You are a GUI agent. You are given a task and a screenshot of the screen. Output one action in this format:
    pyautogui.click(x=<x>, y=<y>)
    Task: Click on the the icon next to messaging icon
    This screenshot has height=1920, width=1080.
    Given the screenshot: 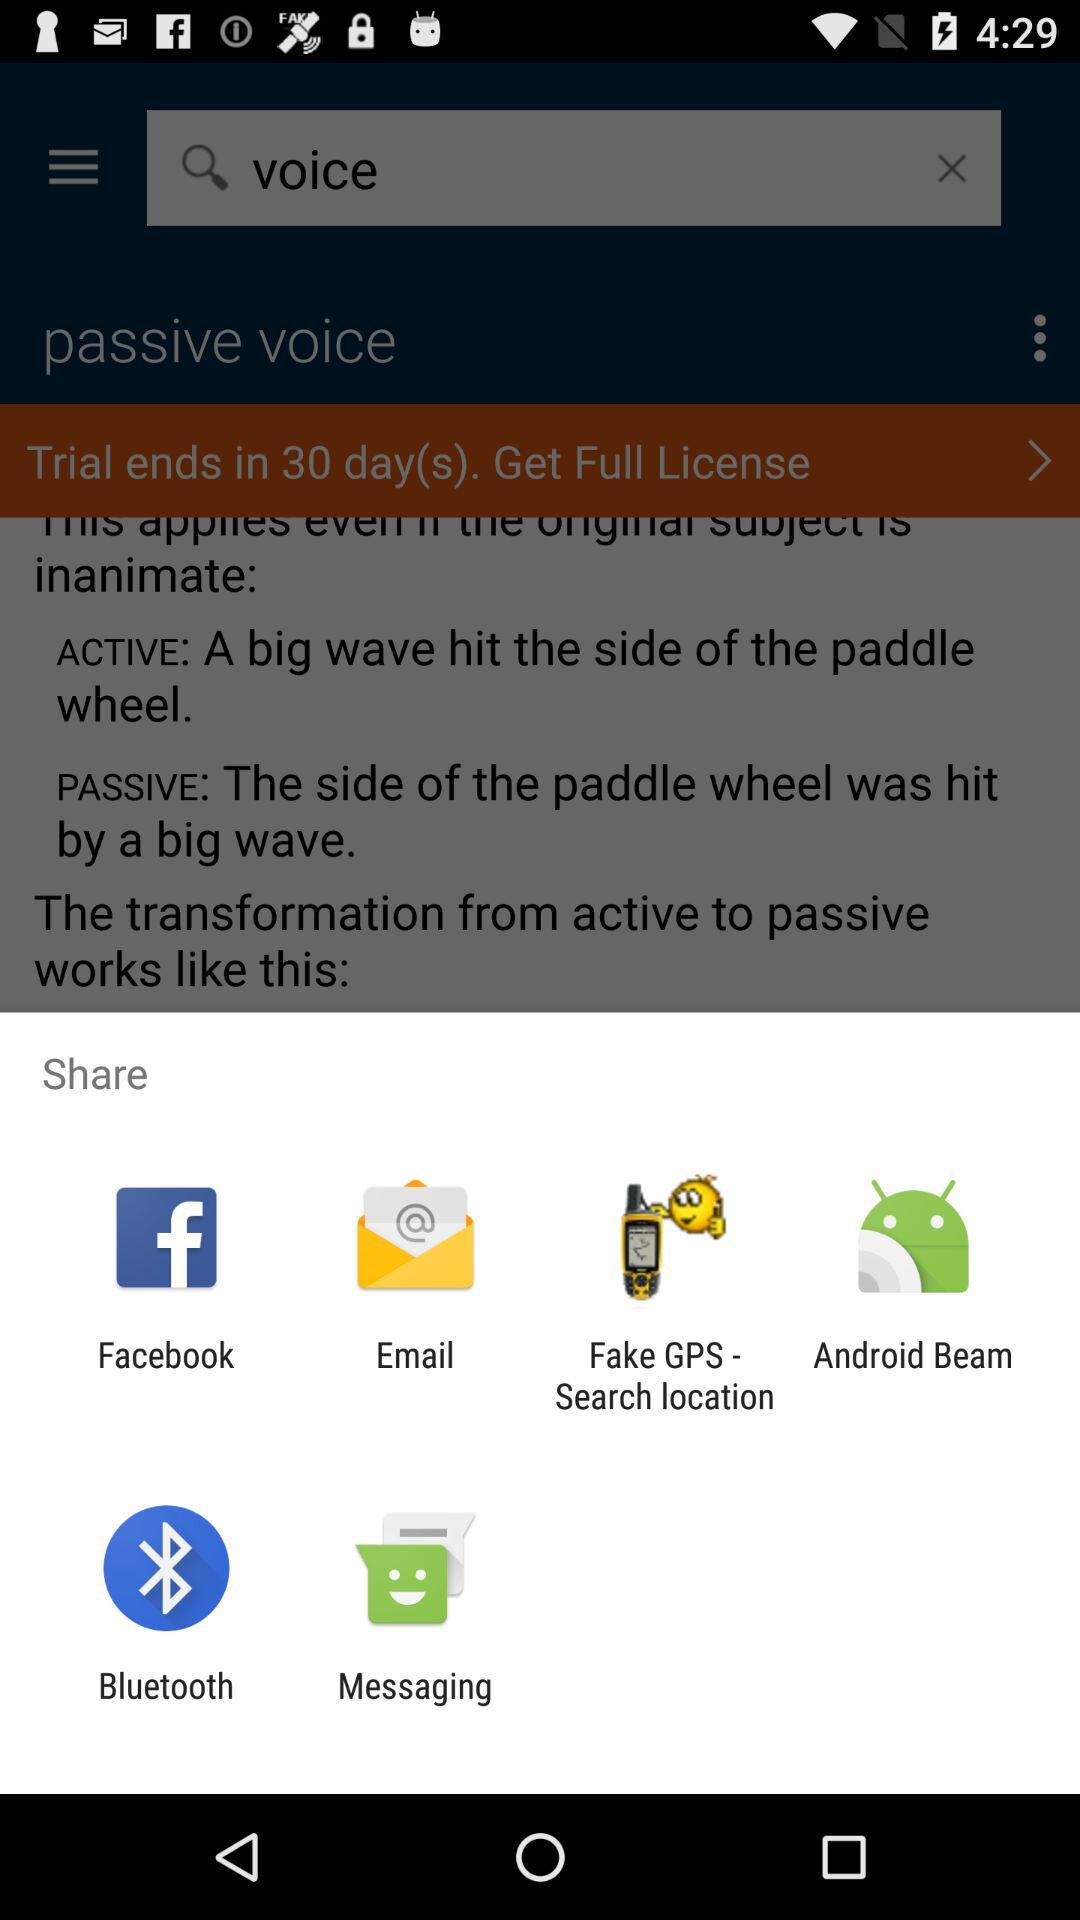 What is the action you would take?
    pyautogui.click(x=165, y=1705)
    